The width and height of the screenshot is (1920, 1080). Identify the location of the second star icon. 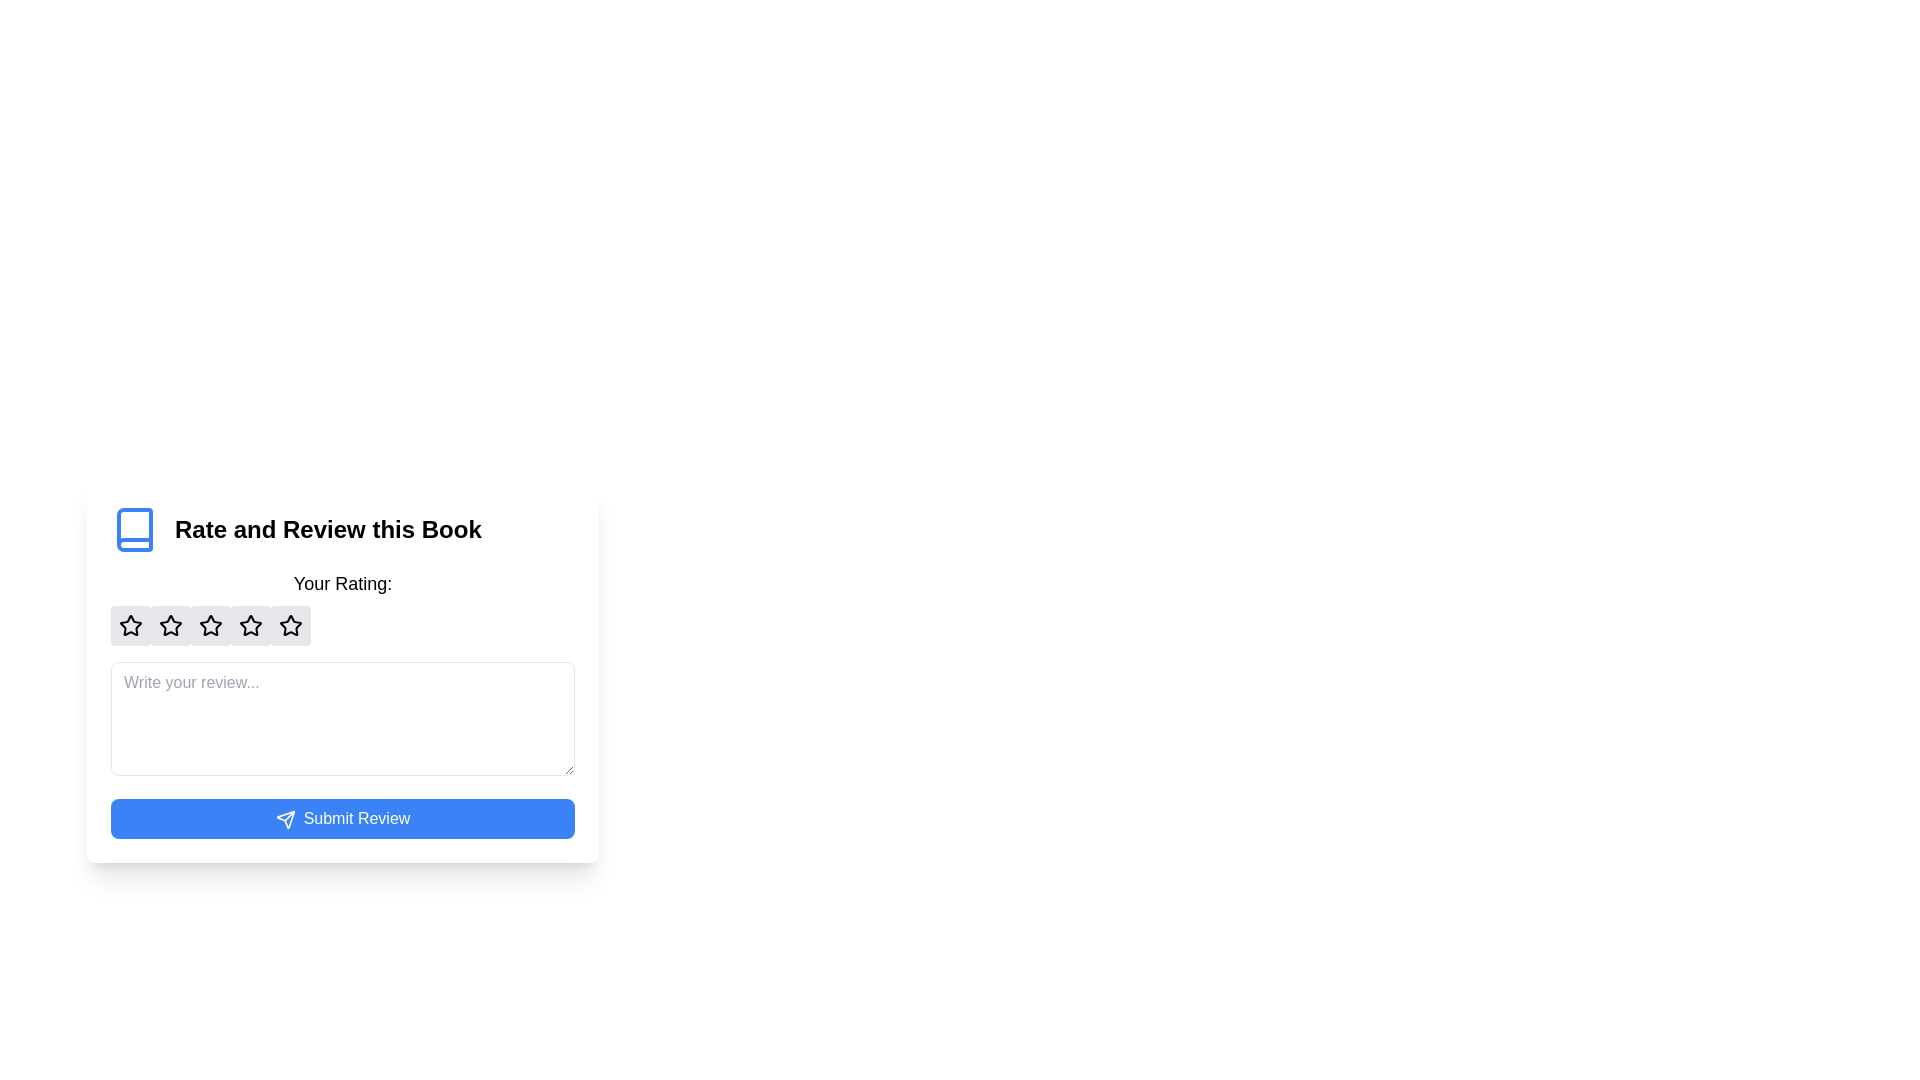
(211, 624).